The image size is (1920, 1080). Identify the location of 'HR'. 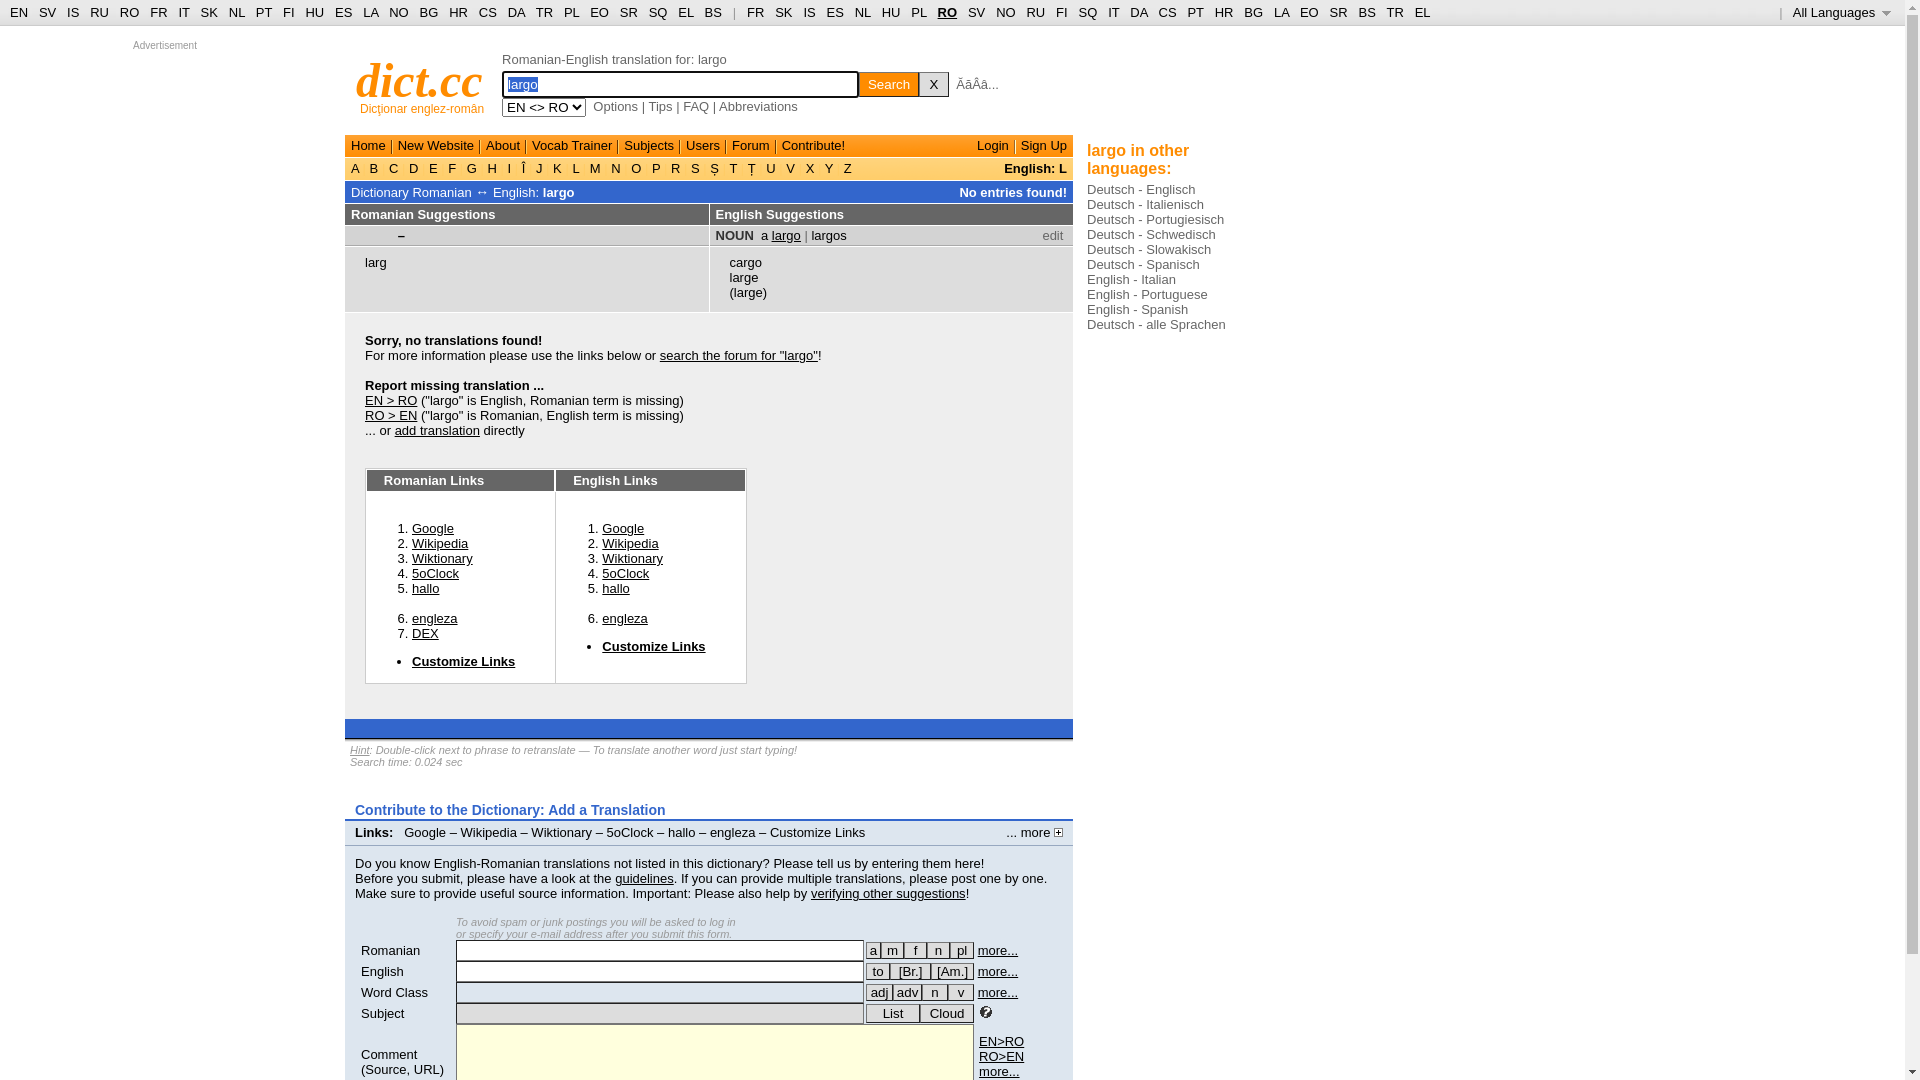
(457, 12).